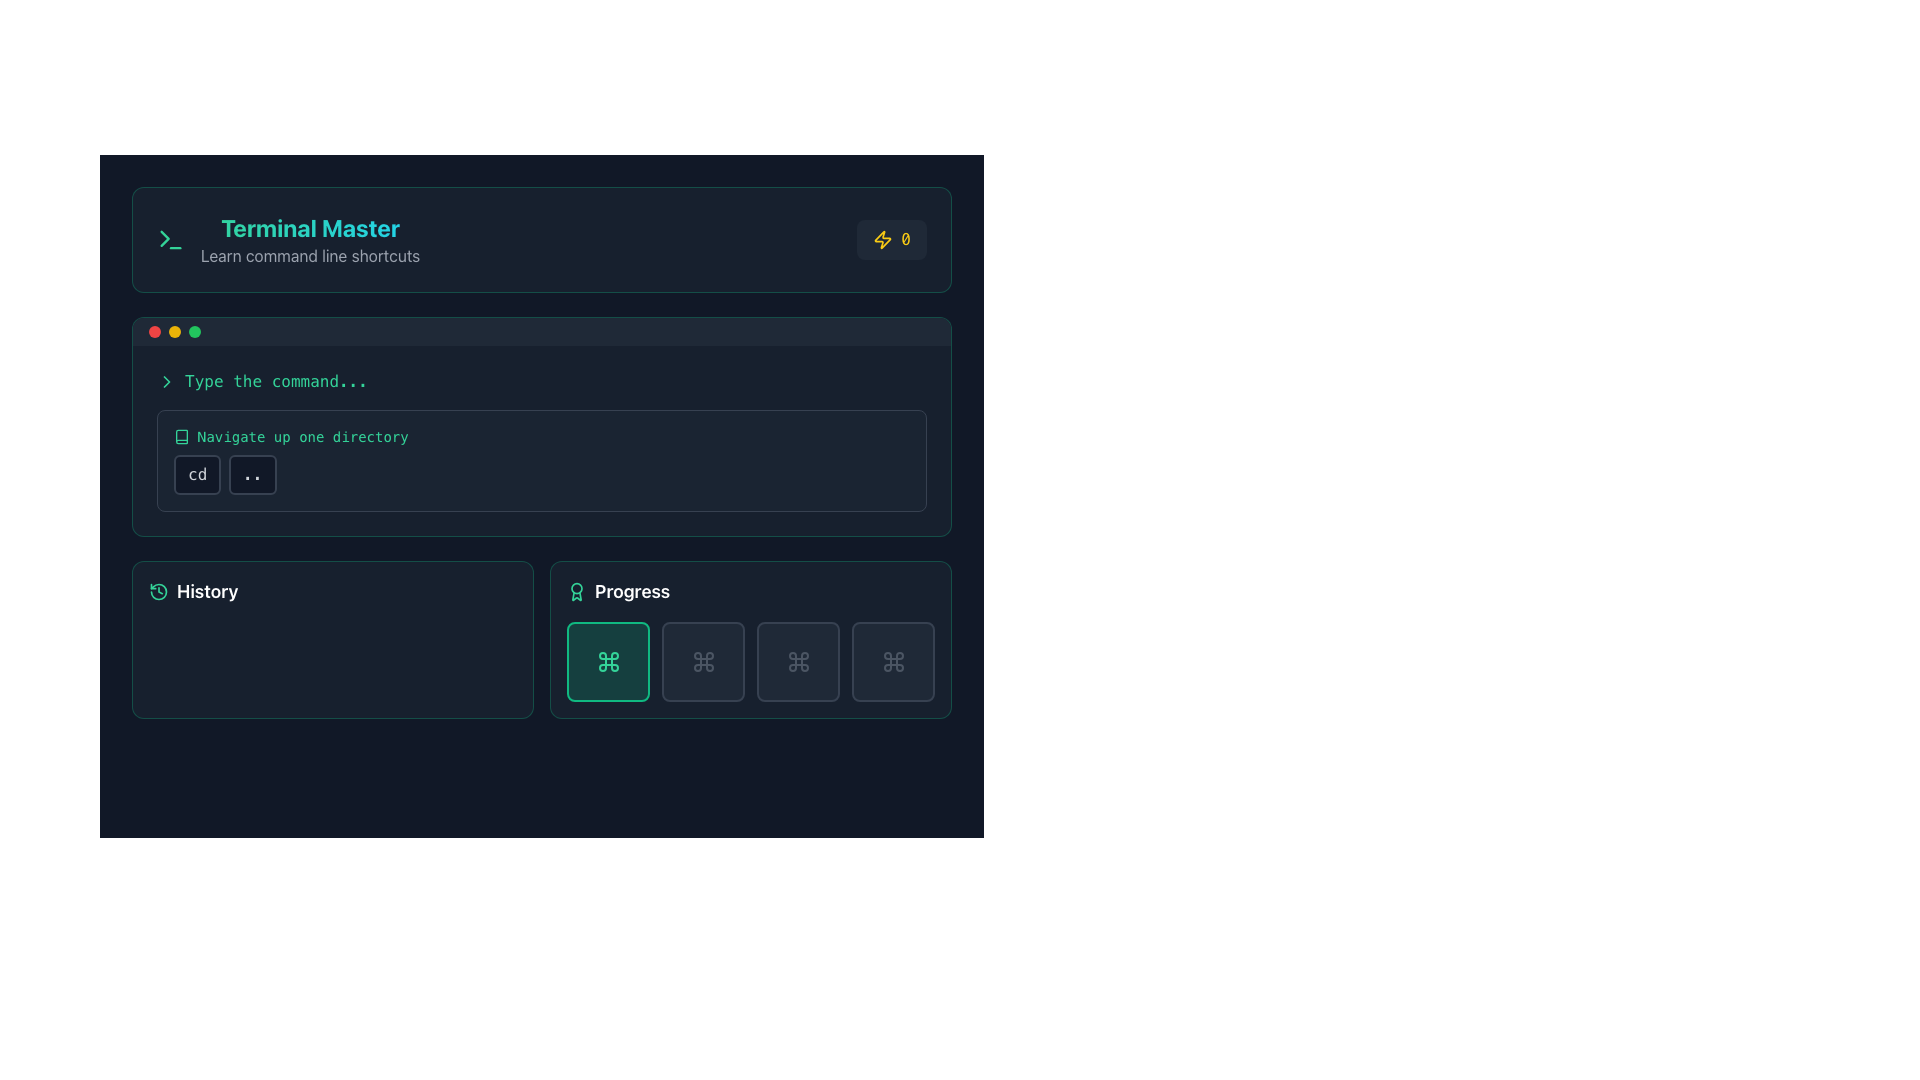 This screenshot has height=1080, width=1920. What do you see at coordinates (607, 662) in the screenshot?
I see `the button representing a progress-related feature located within the 'Progress' section` at bounding box center [607, 662].